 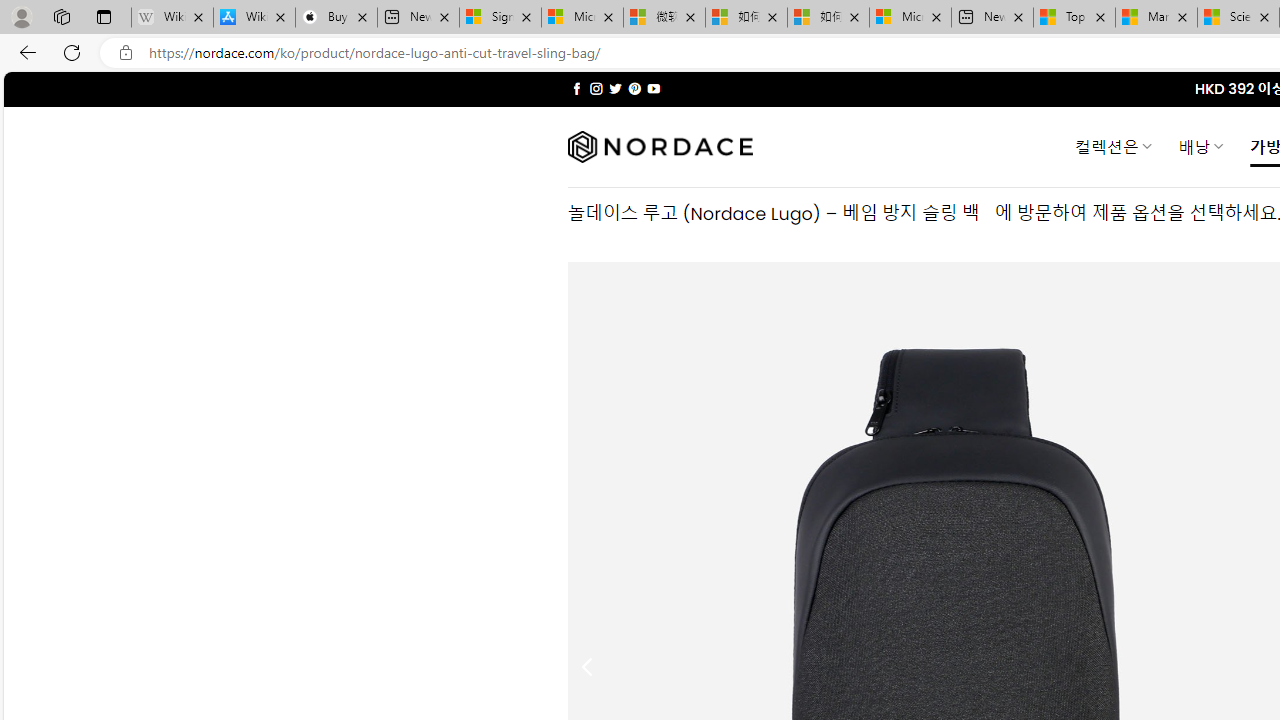 I want to click on 'Sign in to your Microsoft account', so click(x=500, y=17).